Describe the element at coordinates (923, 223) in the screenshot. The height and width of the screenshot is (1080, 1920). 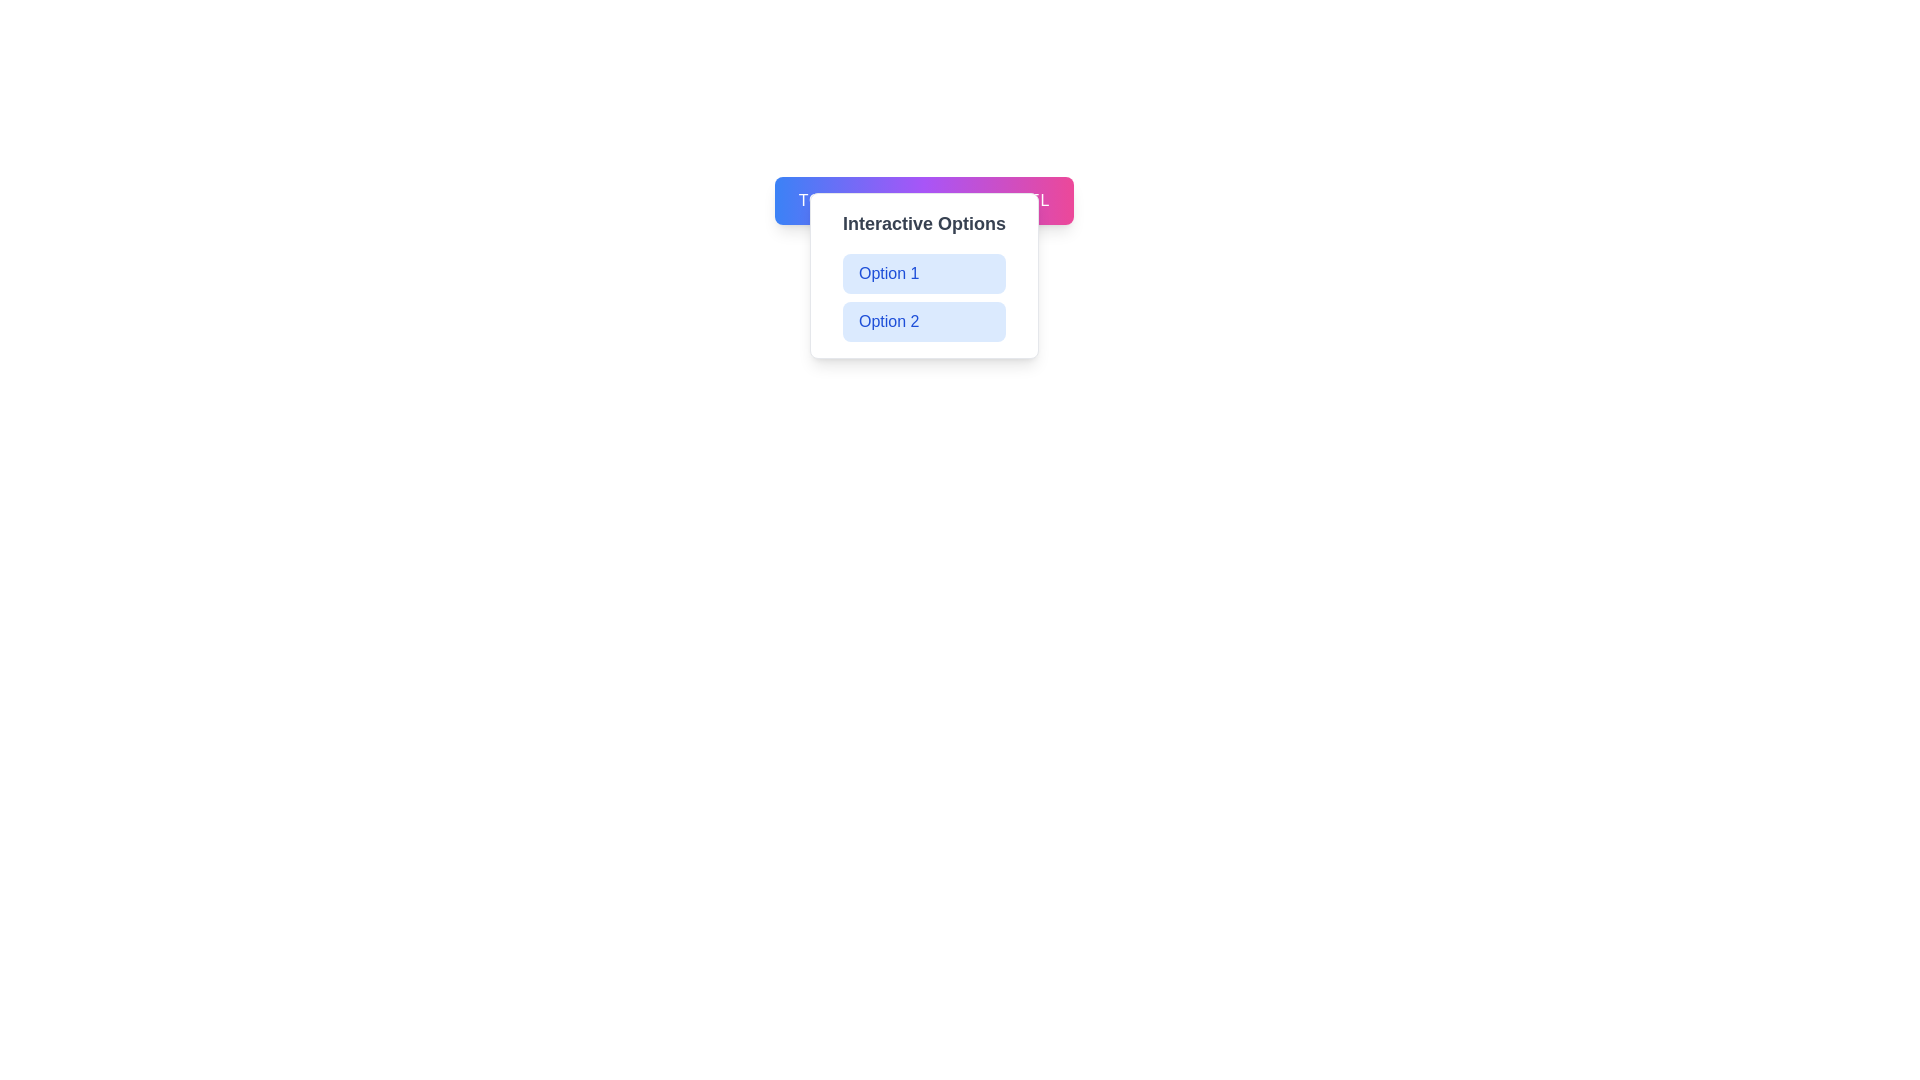
I see `the Text label that serves as a title or heading for the dropdown options 'Option 1' and 'Option 2', positioned above them and centered horizontally in the menu` at that location.